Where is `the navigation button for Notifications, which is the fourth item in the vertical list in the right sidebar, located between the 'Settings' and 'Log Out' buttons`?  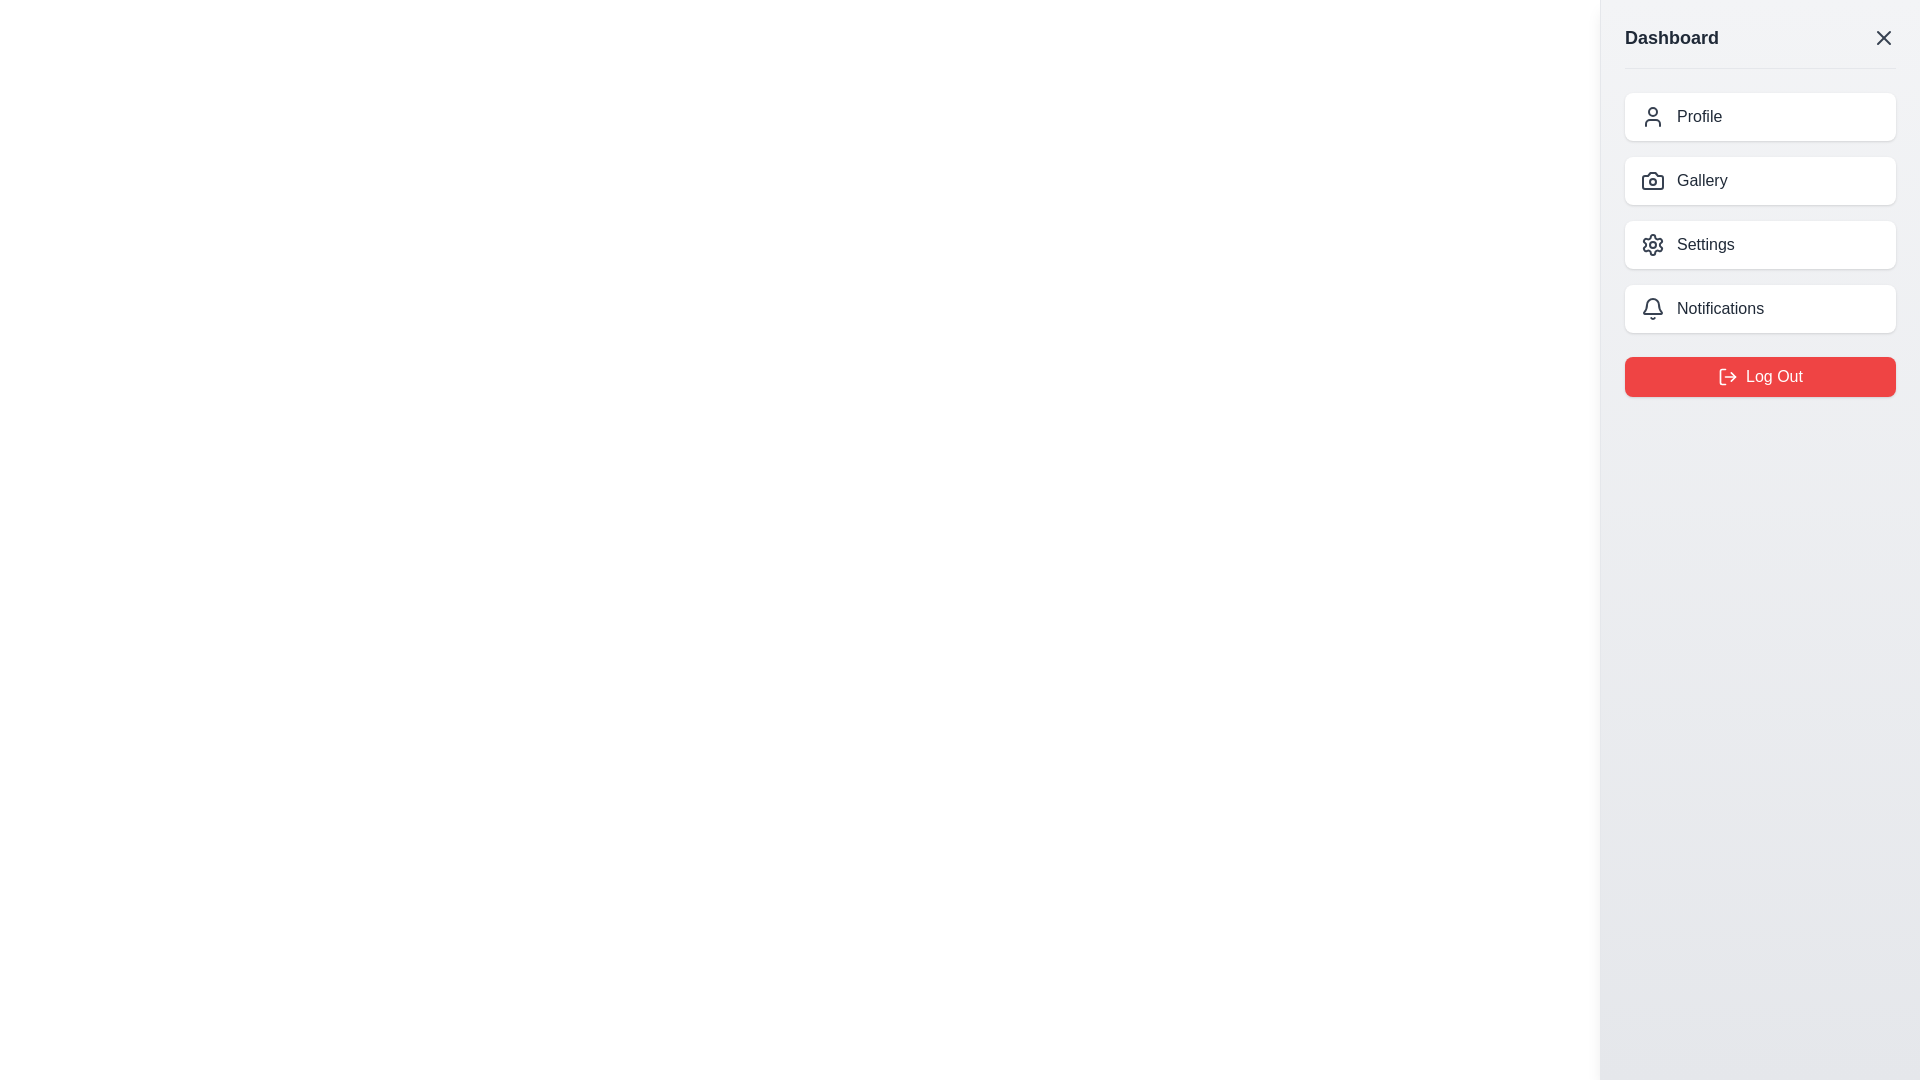
the navigation button for Notifications, which is the fourth item in the vertical list in the right sidebar, located between the 'Settings' and 'Log Out' buttons is located at coordinates (1760, 308).